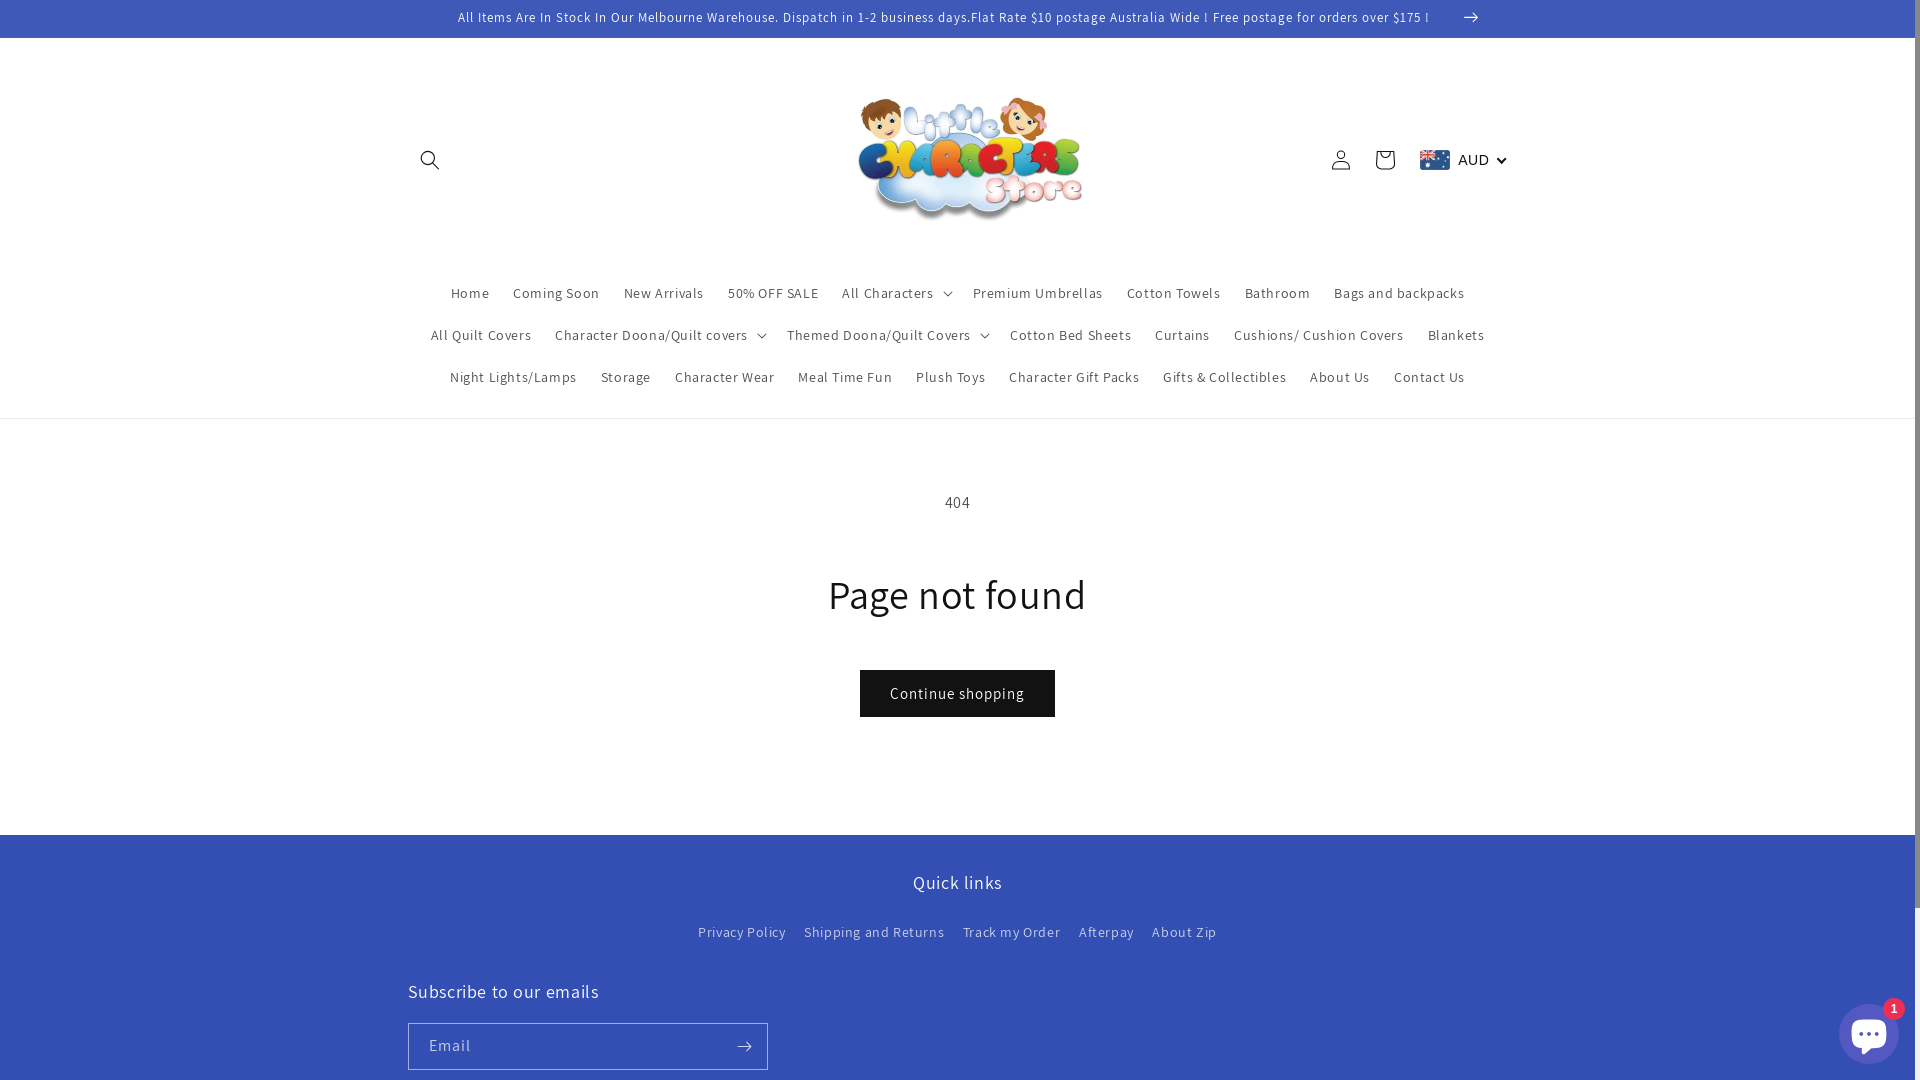  What do you see at coordinates (1384, 158) in the screenshot?
I see `'Cart'` at bounding box center [1384, 158].